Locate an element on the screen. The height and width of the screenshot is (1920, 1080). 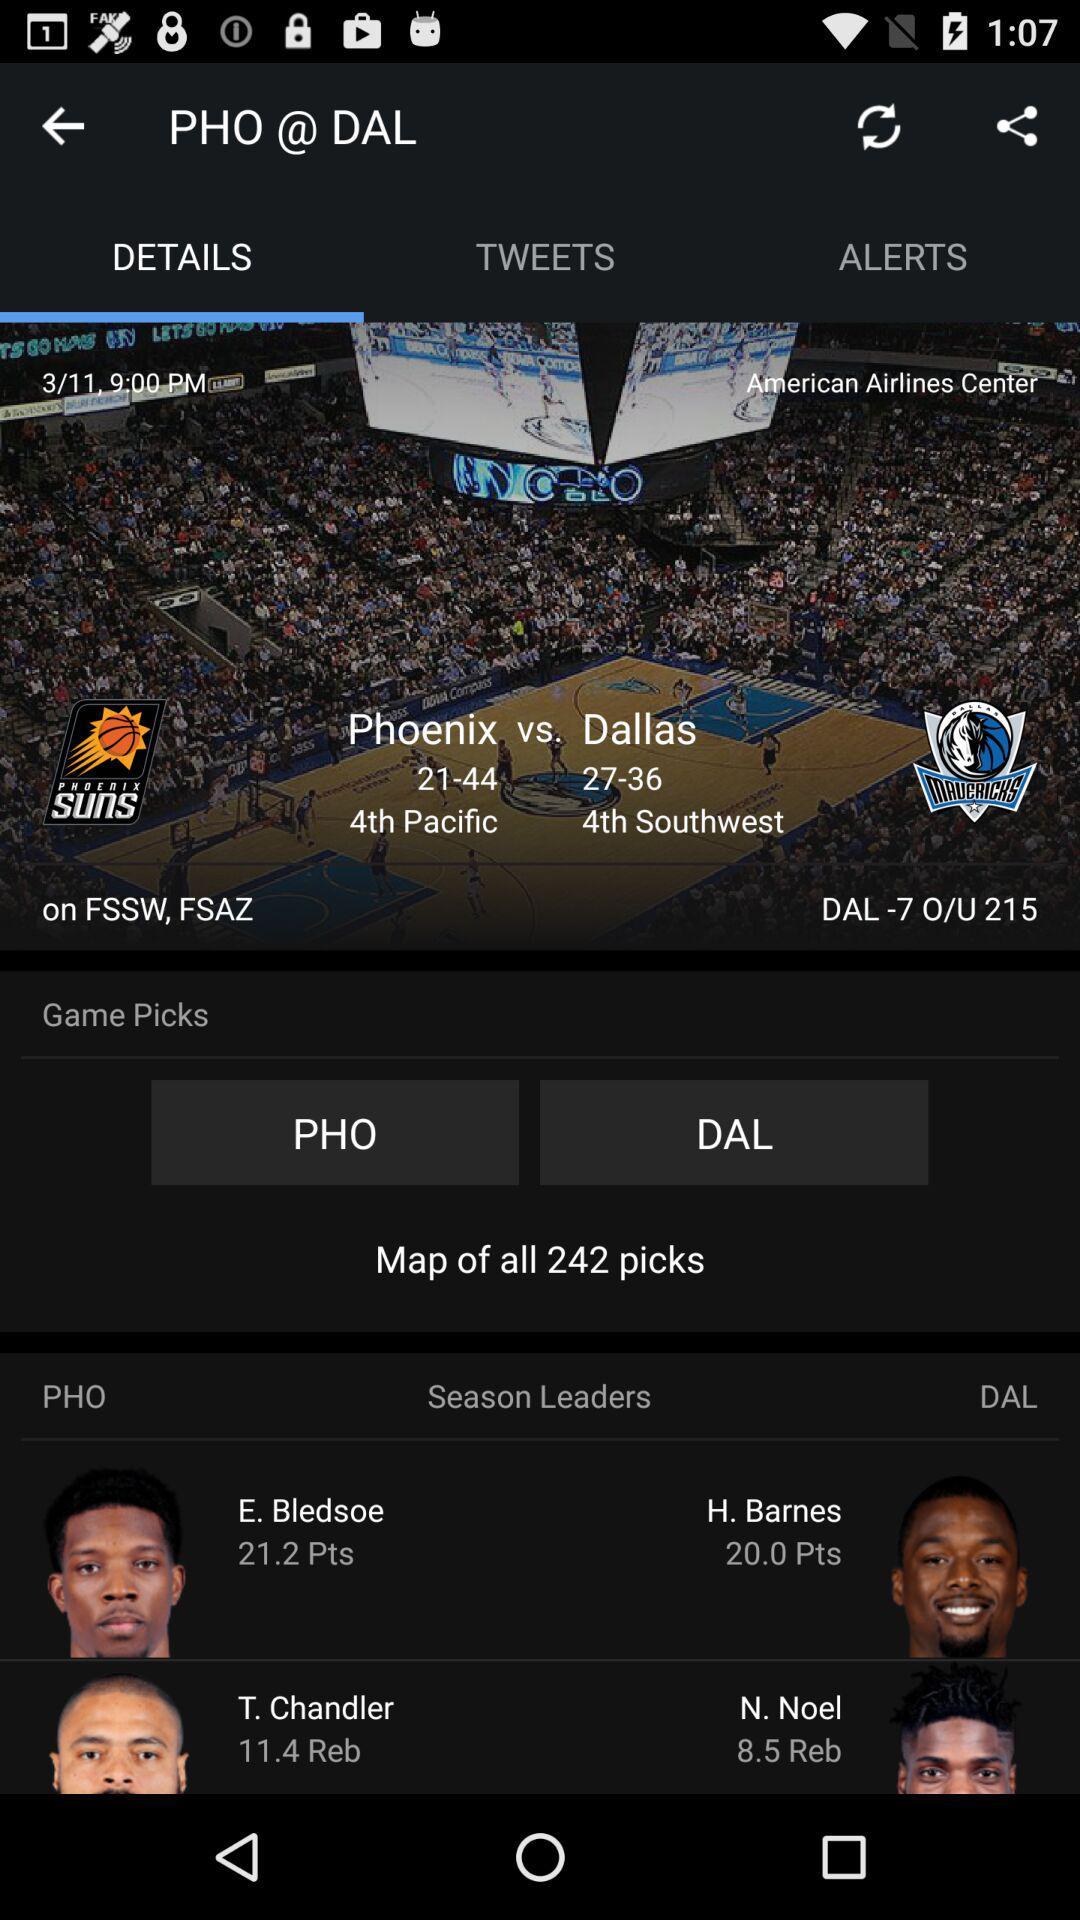
the location icon is located at coordinates (974, 815).